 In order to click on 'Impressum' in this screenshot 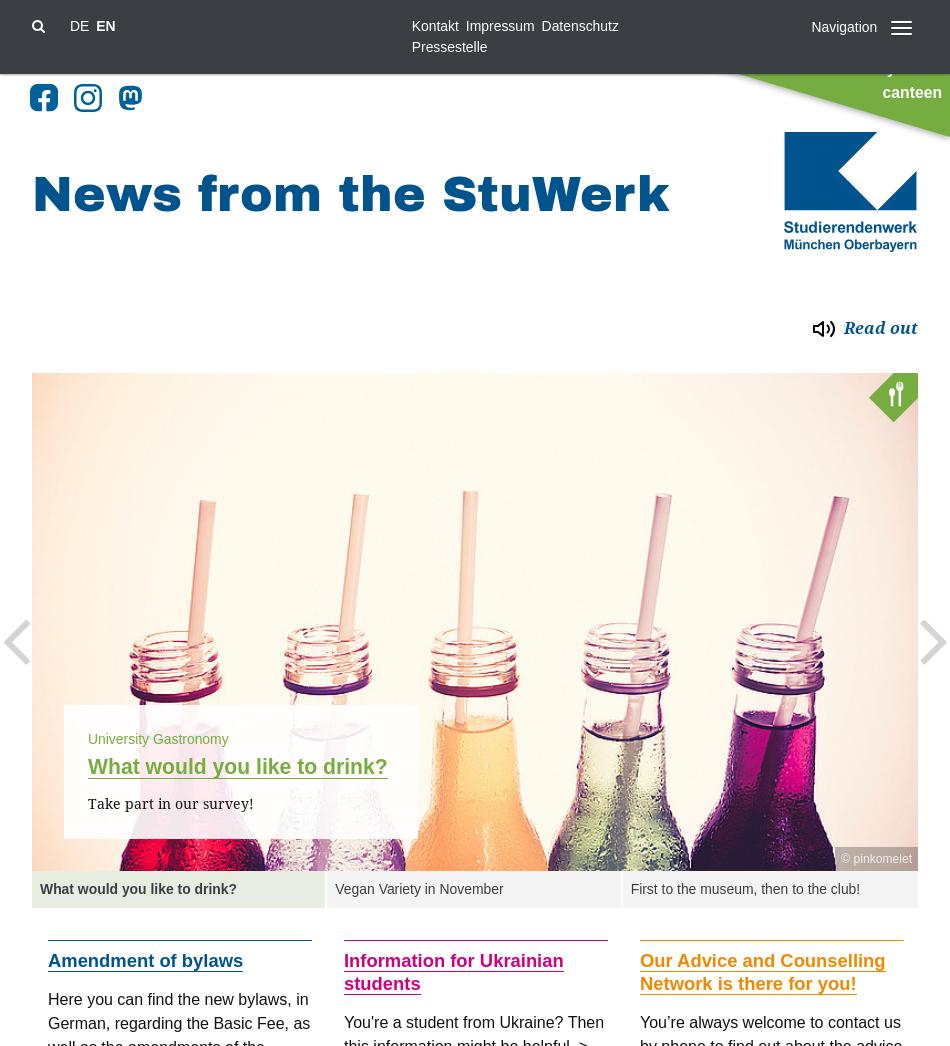, I will do `click(499, 25)`.